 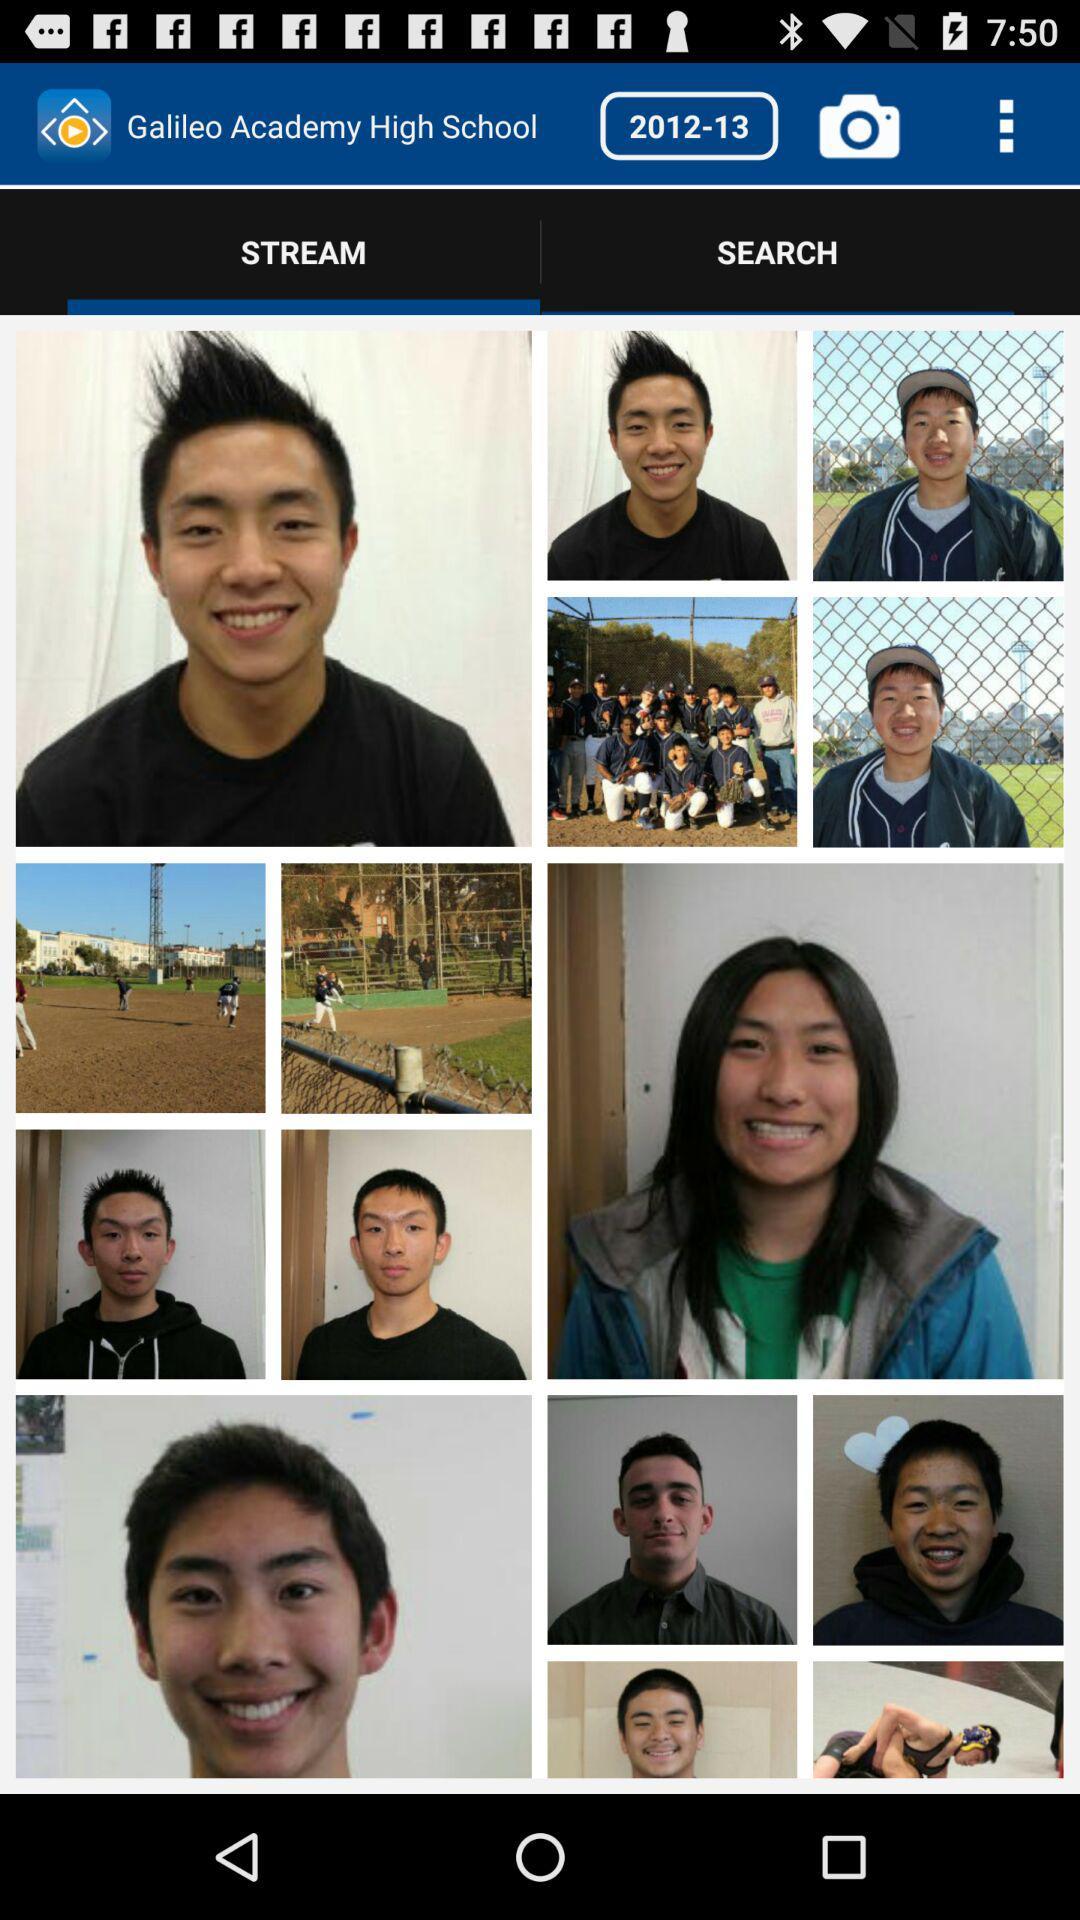 What do you see at coordinates (672, 989) in the screenshot?
I see `image area` at bounding box center [672, 989].